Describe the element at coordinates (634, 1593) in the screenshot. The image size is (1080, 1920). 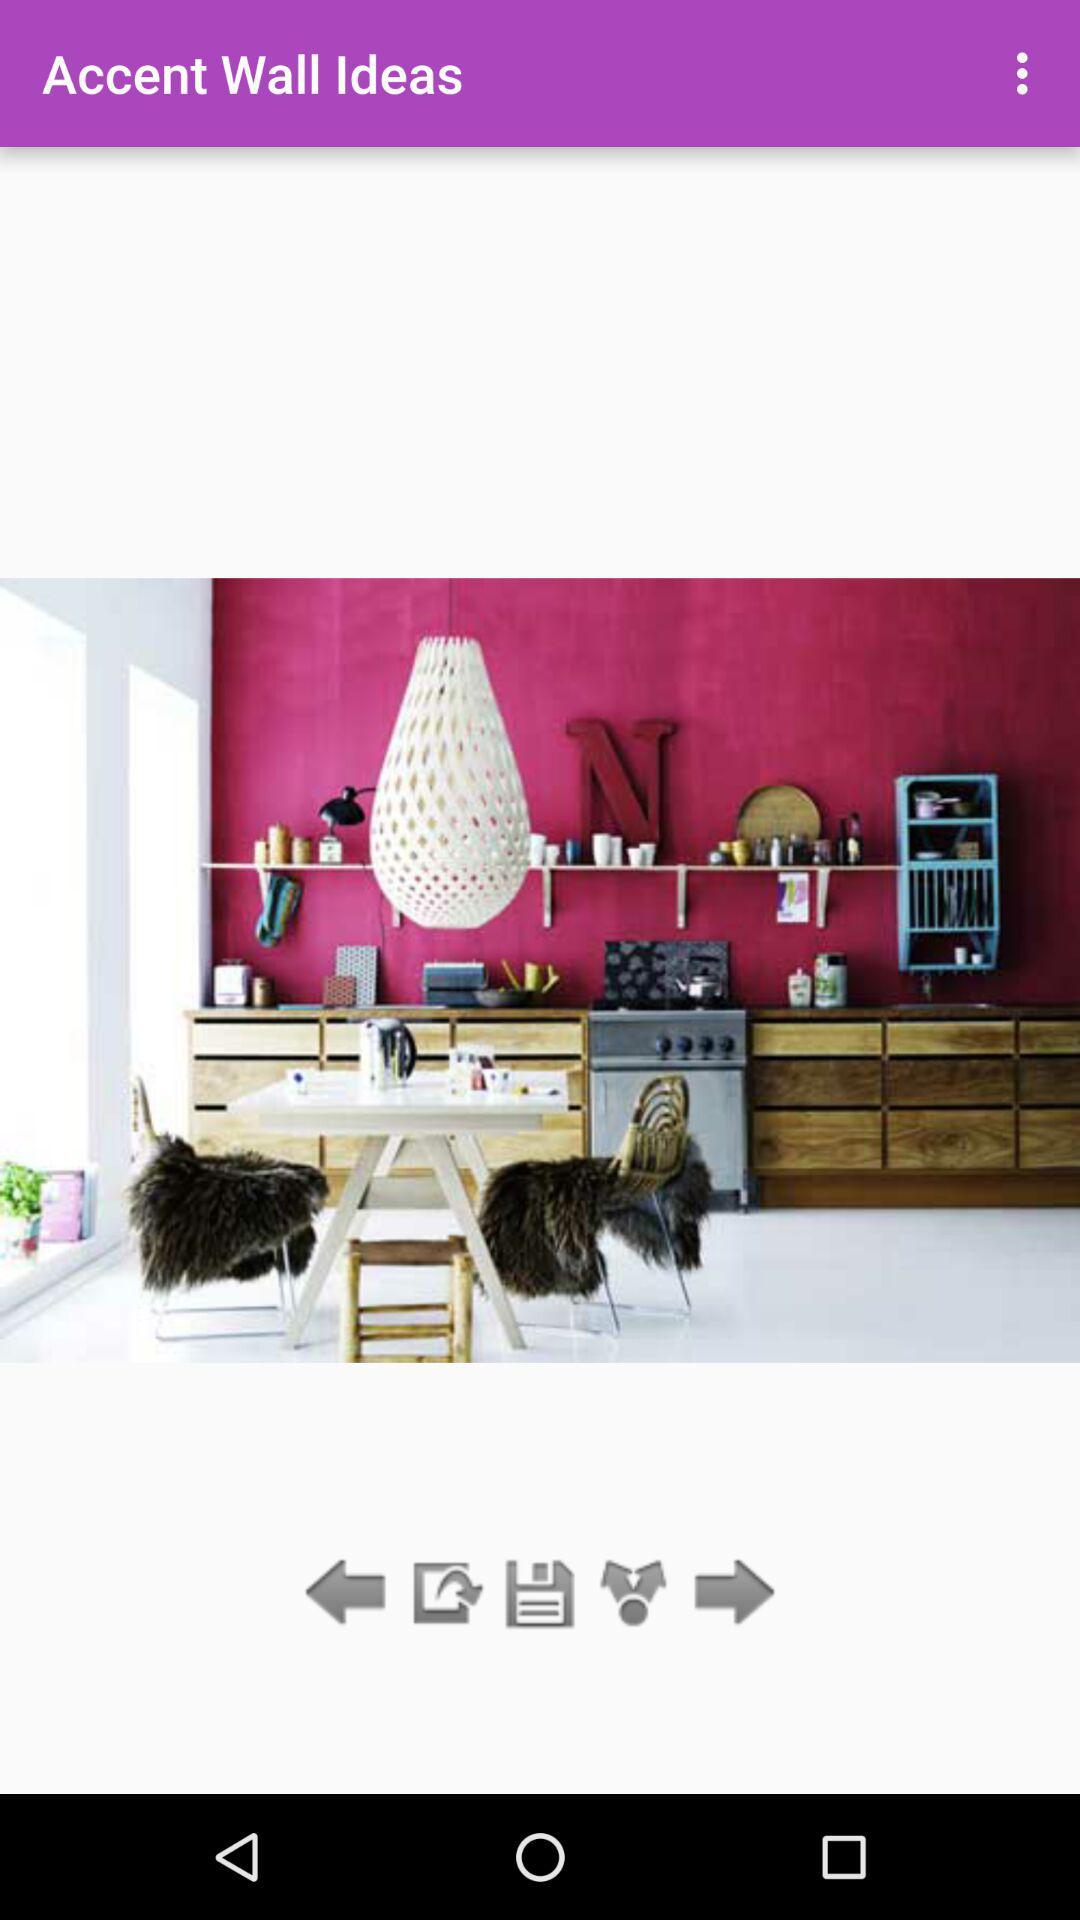
I see `the share icon` at that location.